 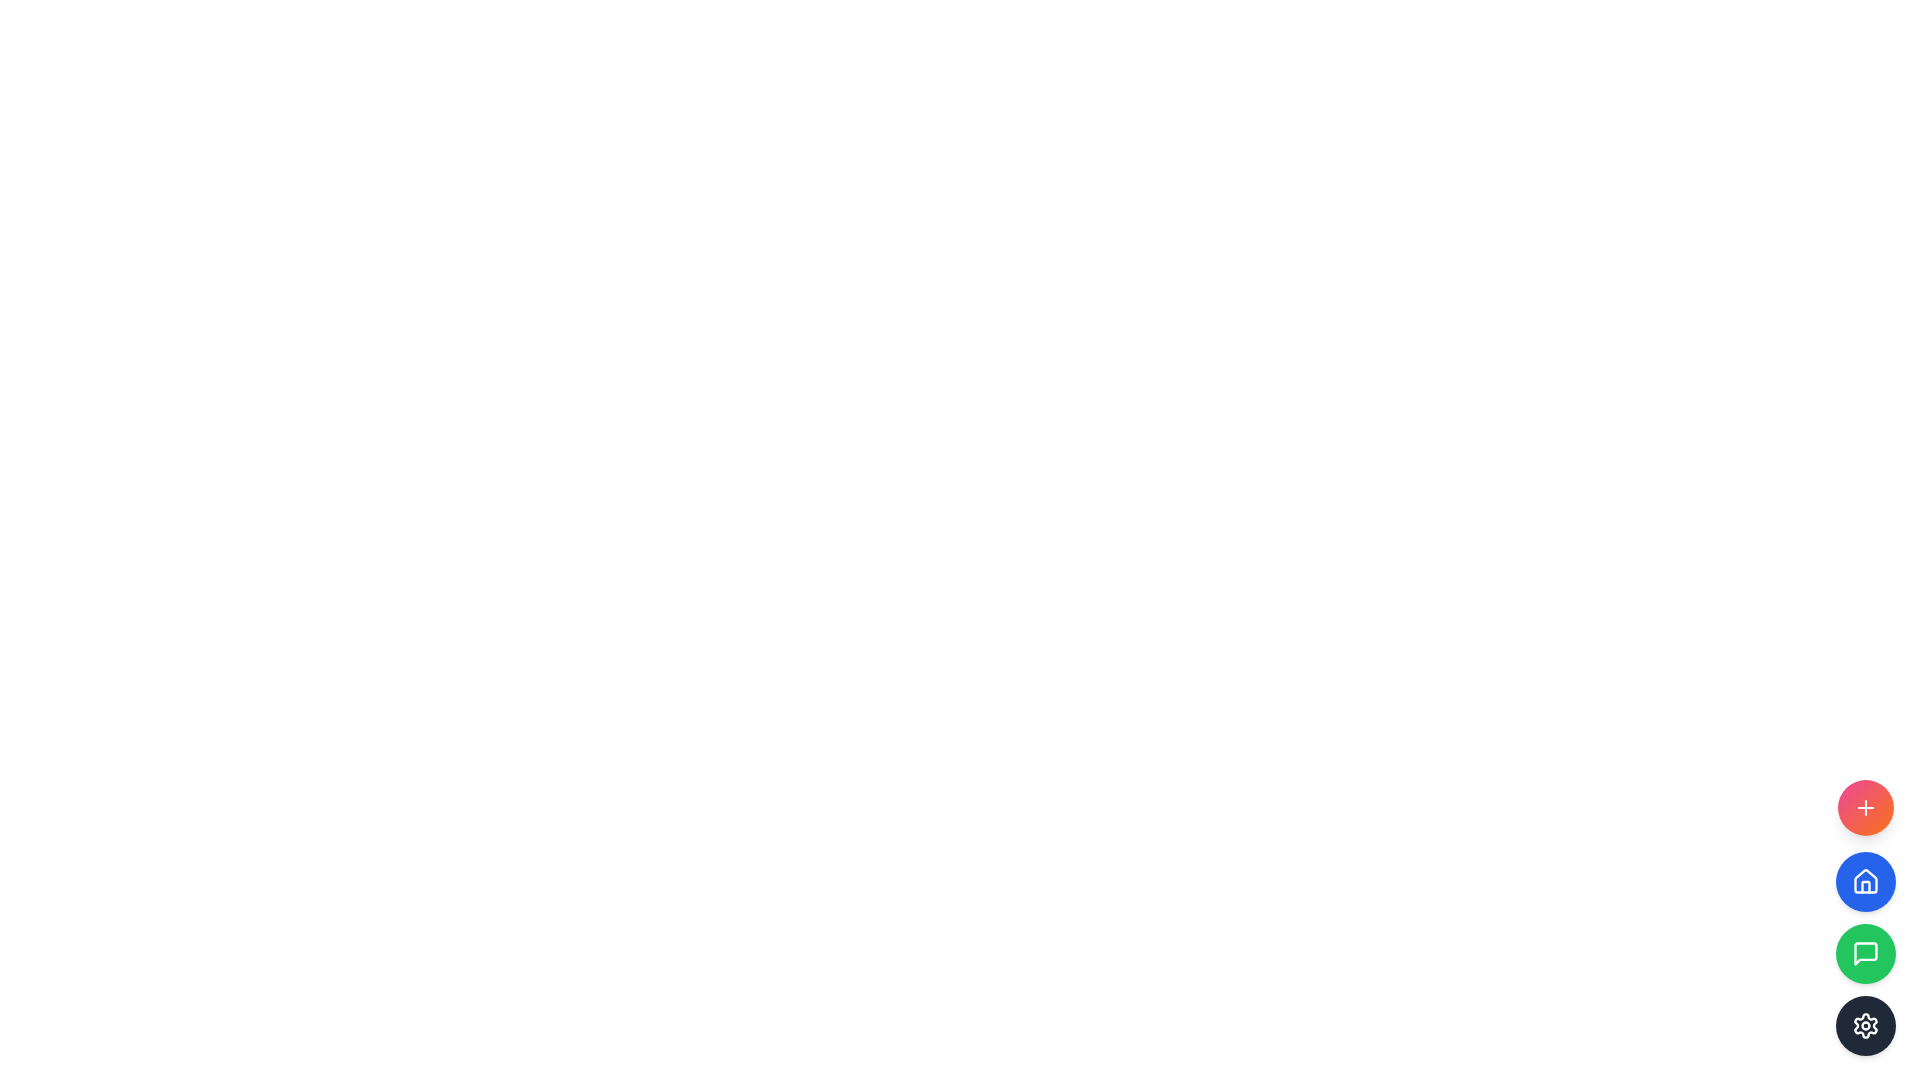 What do you see at coordinates (1865, 1026) in the screenshot?
I see `the settings icon button located in the bottom right corner of the interface` at bounding box center [1865, 1026].